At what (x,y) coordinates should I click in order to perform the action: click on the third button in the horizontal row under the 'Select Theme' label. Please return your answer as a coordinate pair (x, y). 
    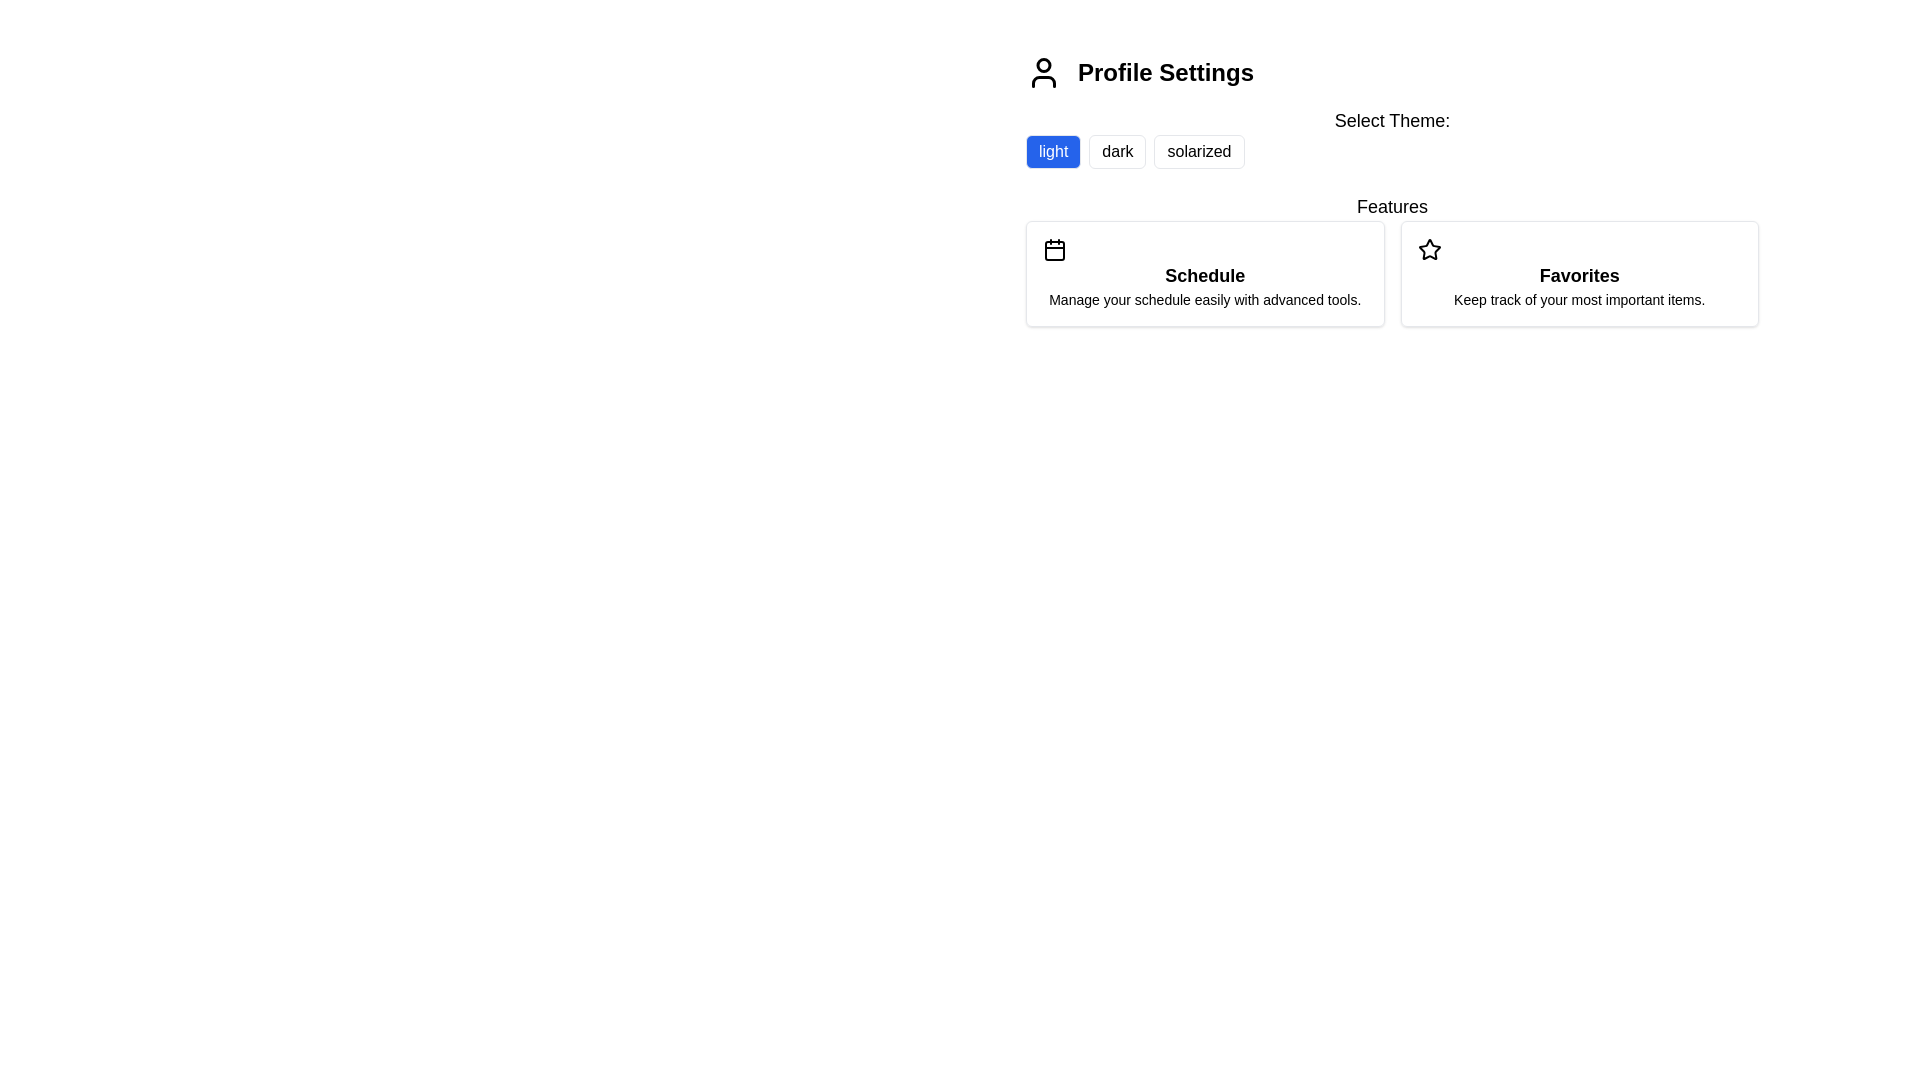
    Looking at the image, I should click on (1199, 150).